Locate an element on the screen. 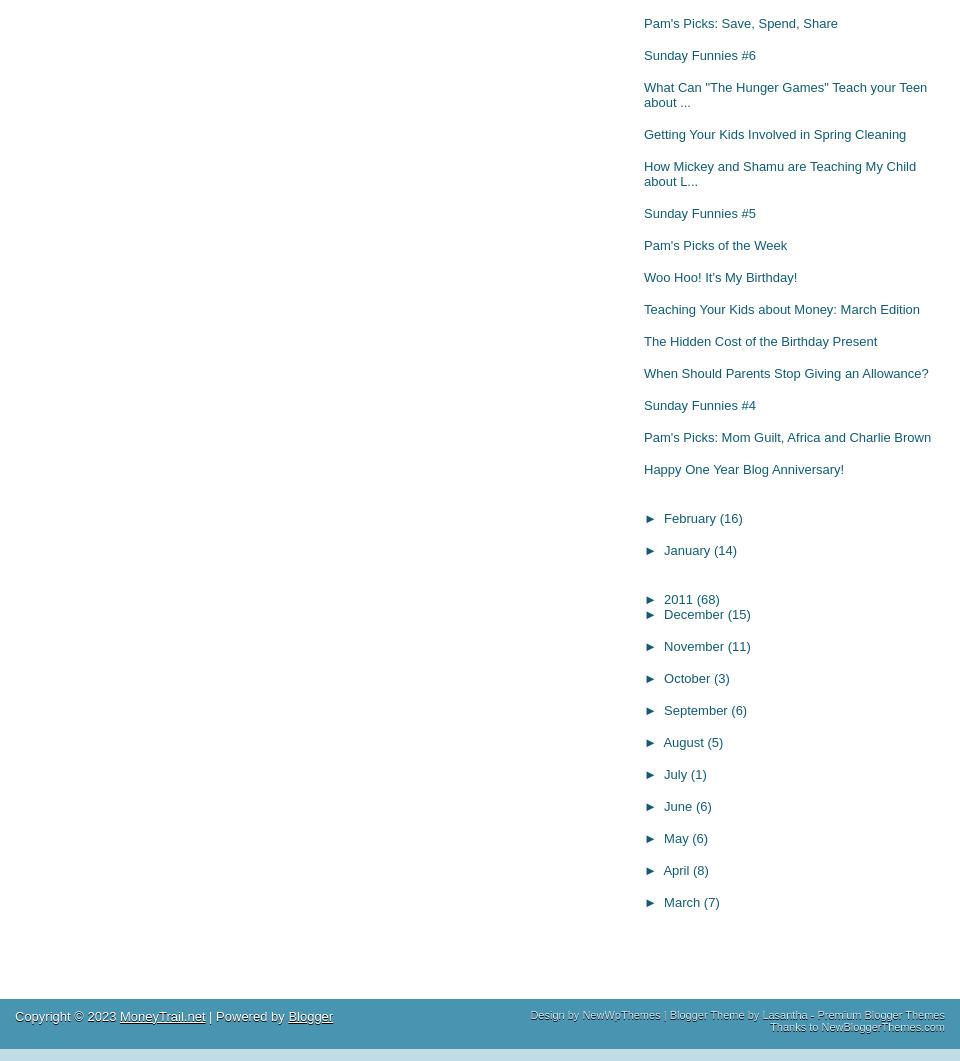  'May' is located at coordinates (664, 837).